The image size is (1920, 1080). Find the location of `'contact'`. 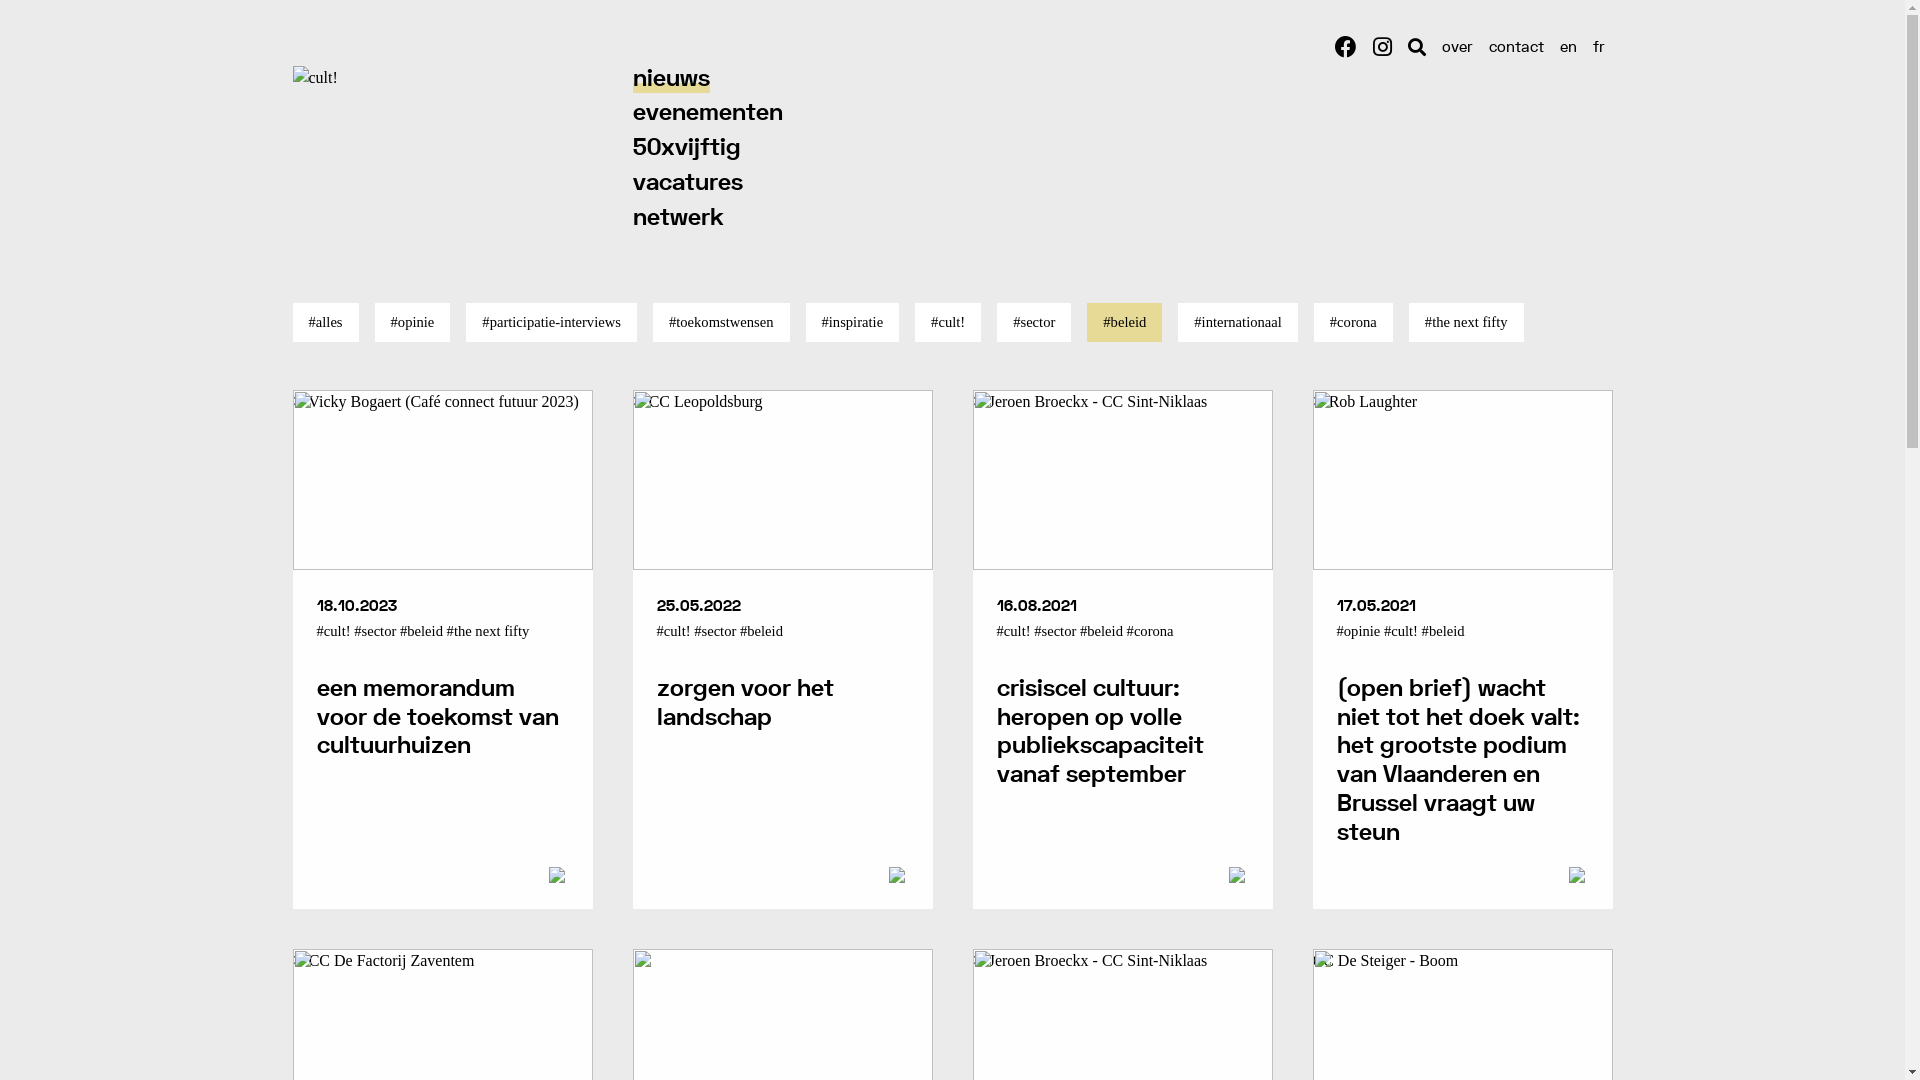

'contact' is located at coordinates (1515, 47).